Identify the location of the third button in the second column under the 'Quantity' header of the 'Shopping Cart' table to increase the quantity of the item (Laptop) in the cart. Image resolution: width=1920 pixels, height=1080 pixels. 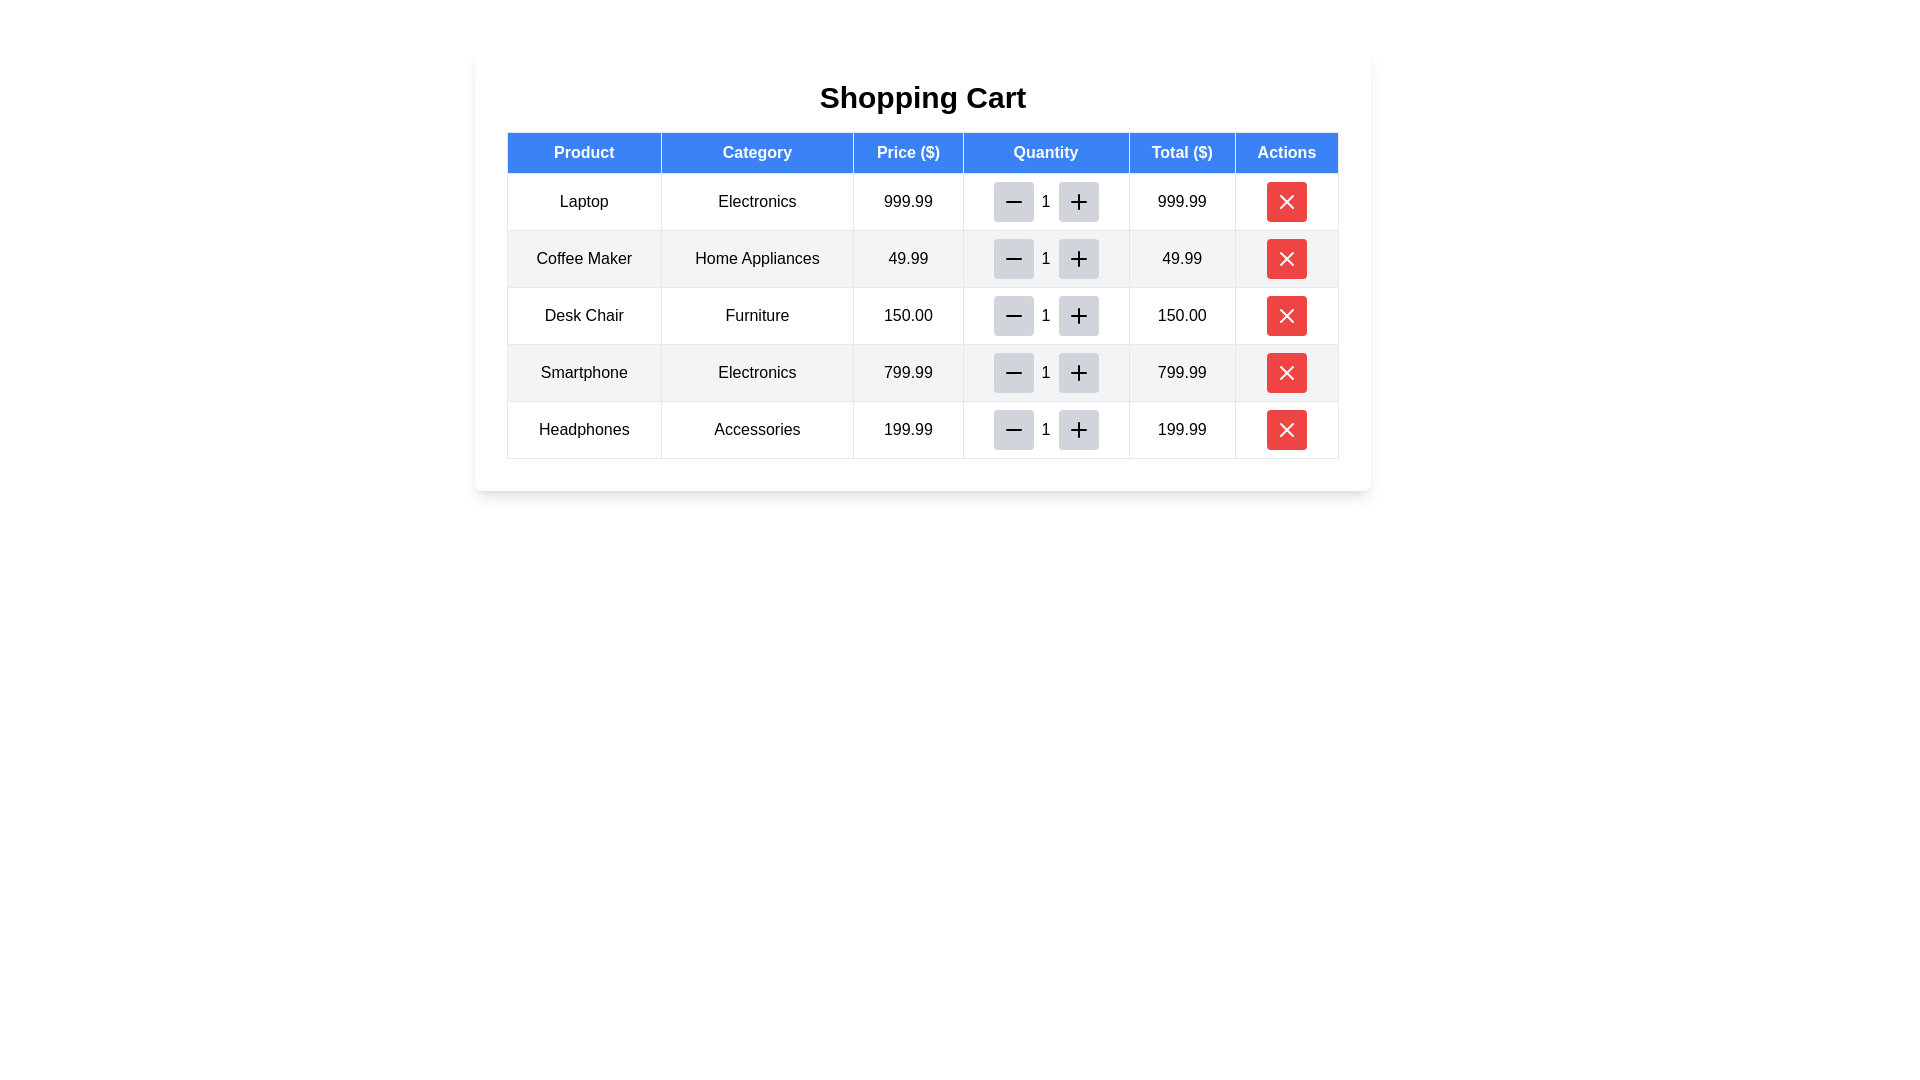
(1077, 201).